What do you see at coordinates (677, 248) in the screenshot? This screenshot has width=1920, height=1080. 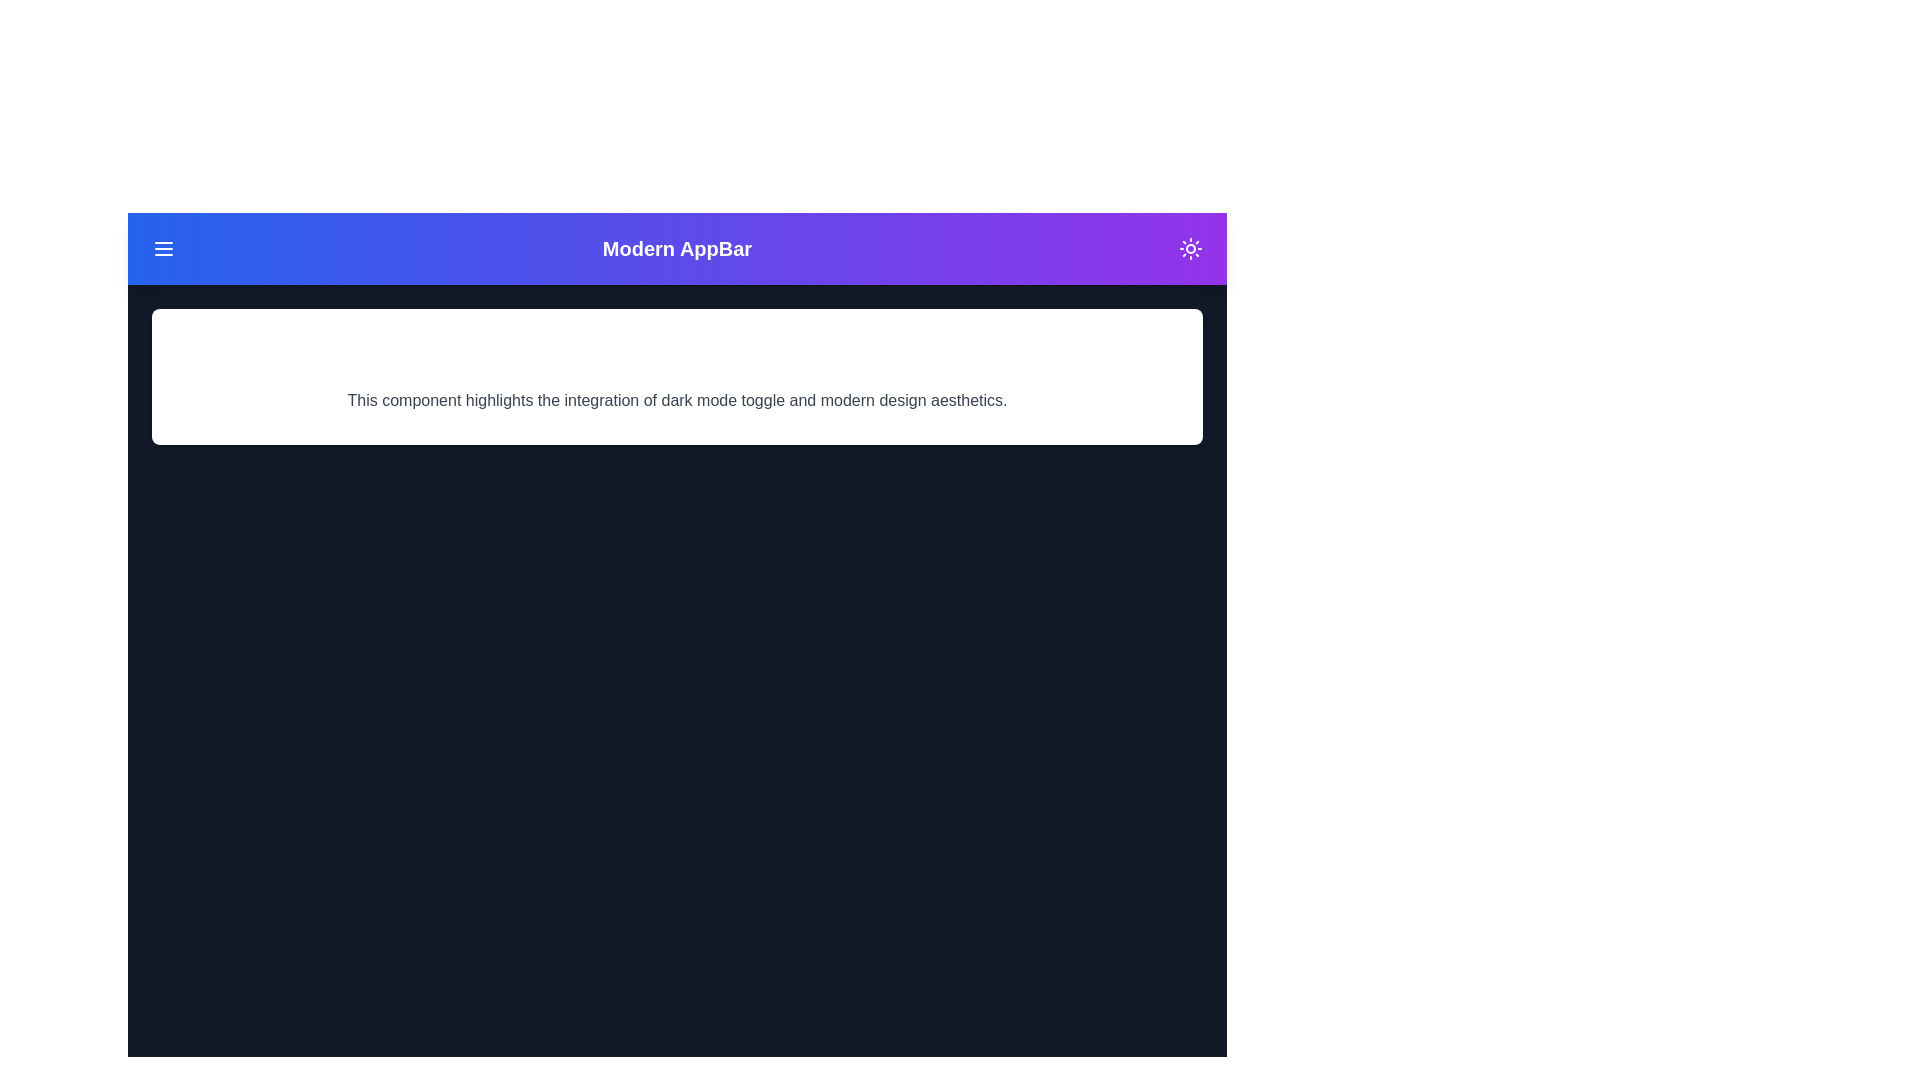 I see `the app bar to explore its gradient background` at bounding box center [677, 248].